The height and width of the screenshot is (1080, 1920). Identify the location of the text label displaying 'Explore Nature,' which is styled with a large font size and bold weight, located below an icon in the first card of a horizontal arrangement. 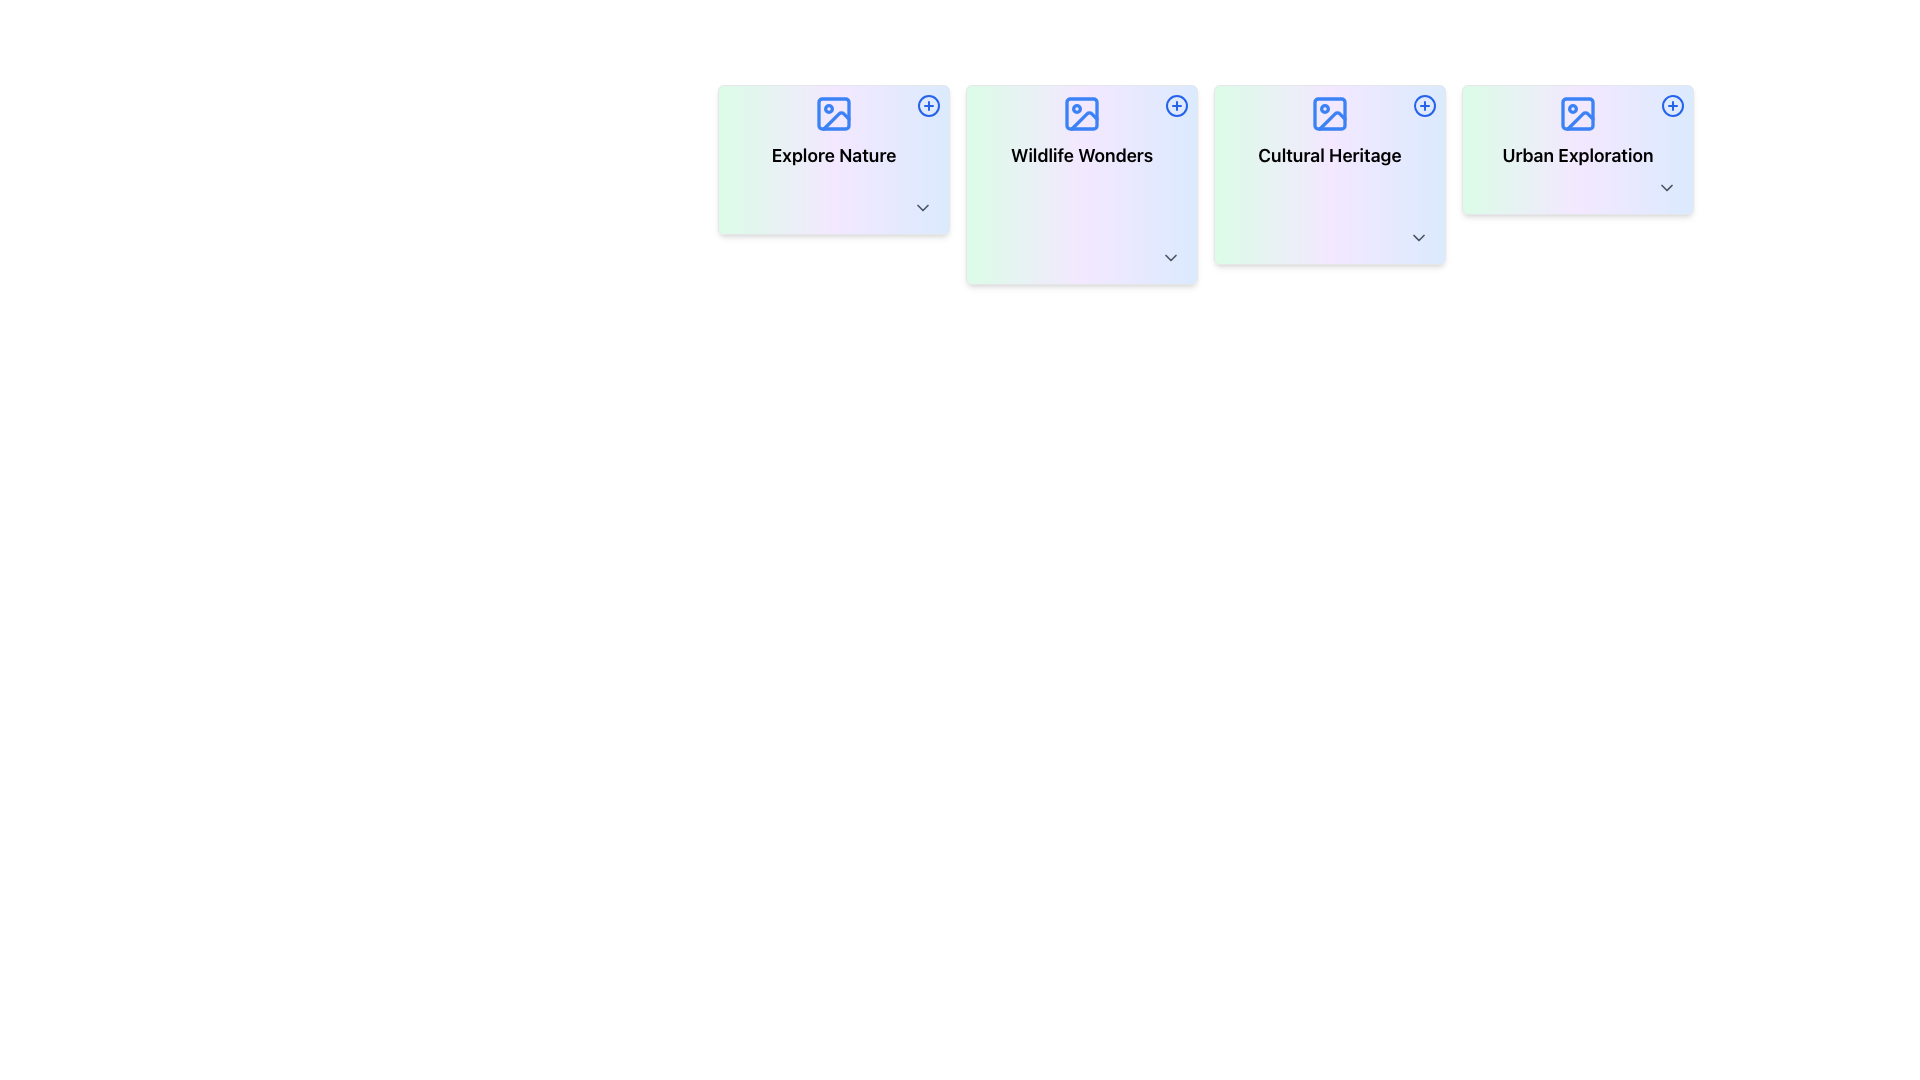
(834, 154).